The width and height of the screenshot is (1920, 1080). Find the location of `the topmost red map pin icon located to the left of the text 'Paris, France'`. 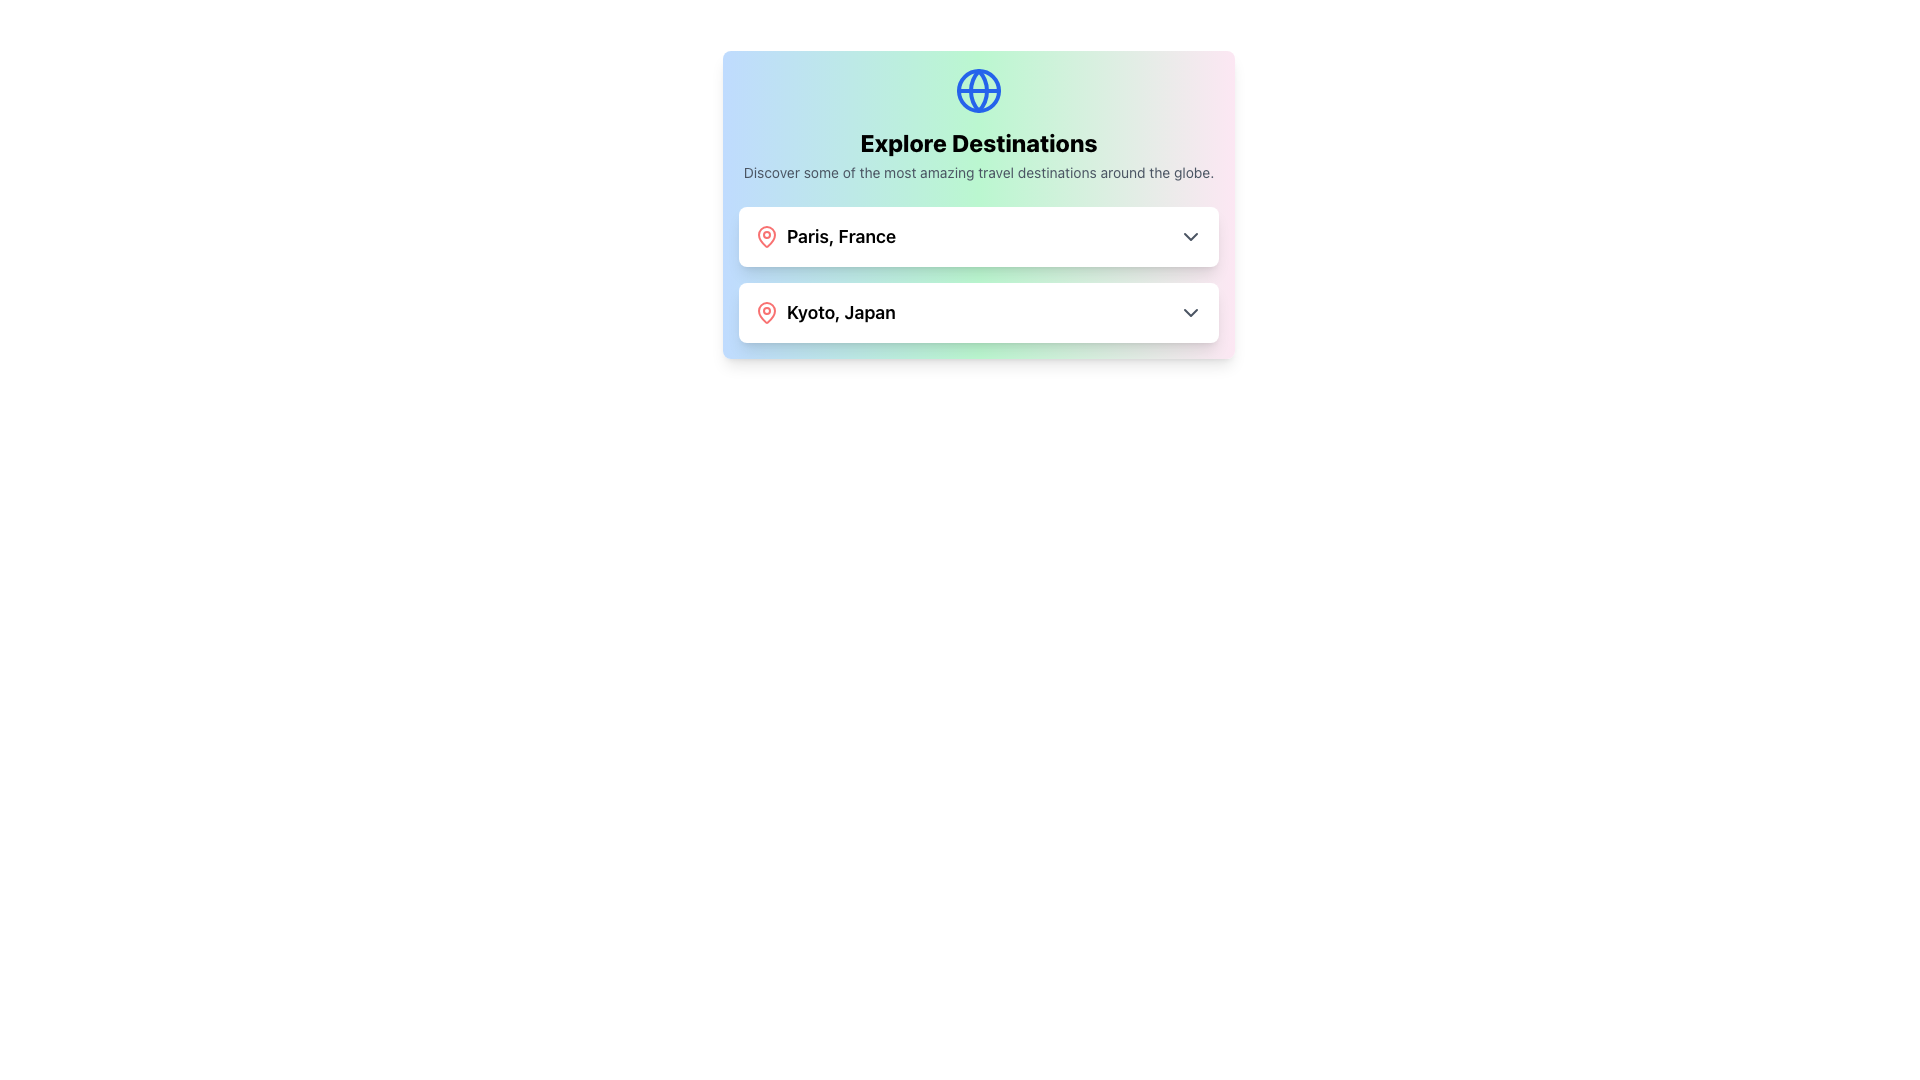

the topmost red map pin icon located to the left of the text 'Paris, France' is located at coordinates (766, 234).